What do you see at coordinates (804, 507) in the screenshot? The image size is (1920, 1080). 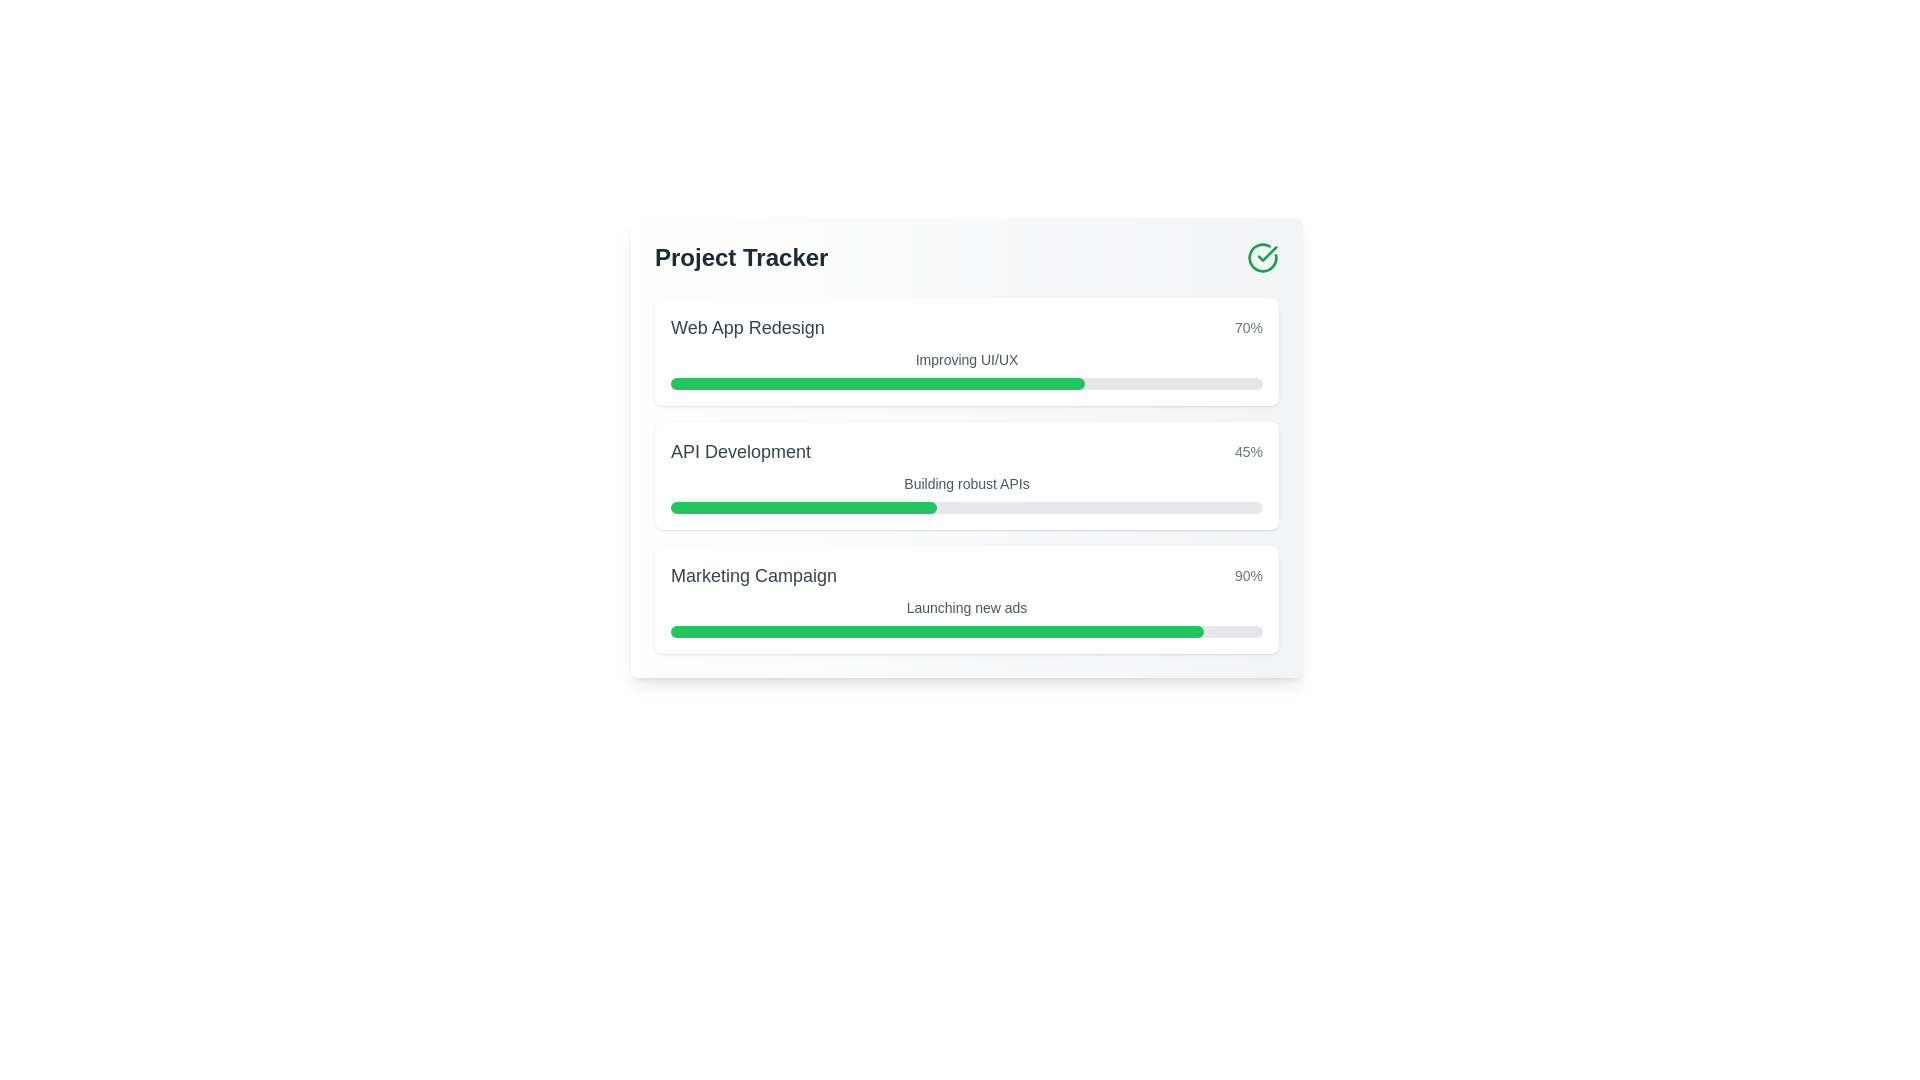 I see `the green progress bar segment representing progress in the 'API Development' section of the interface` at bounding box center [804, 507].